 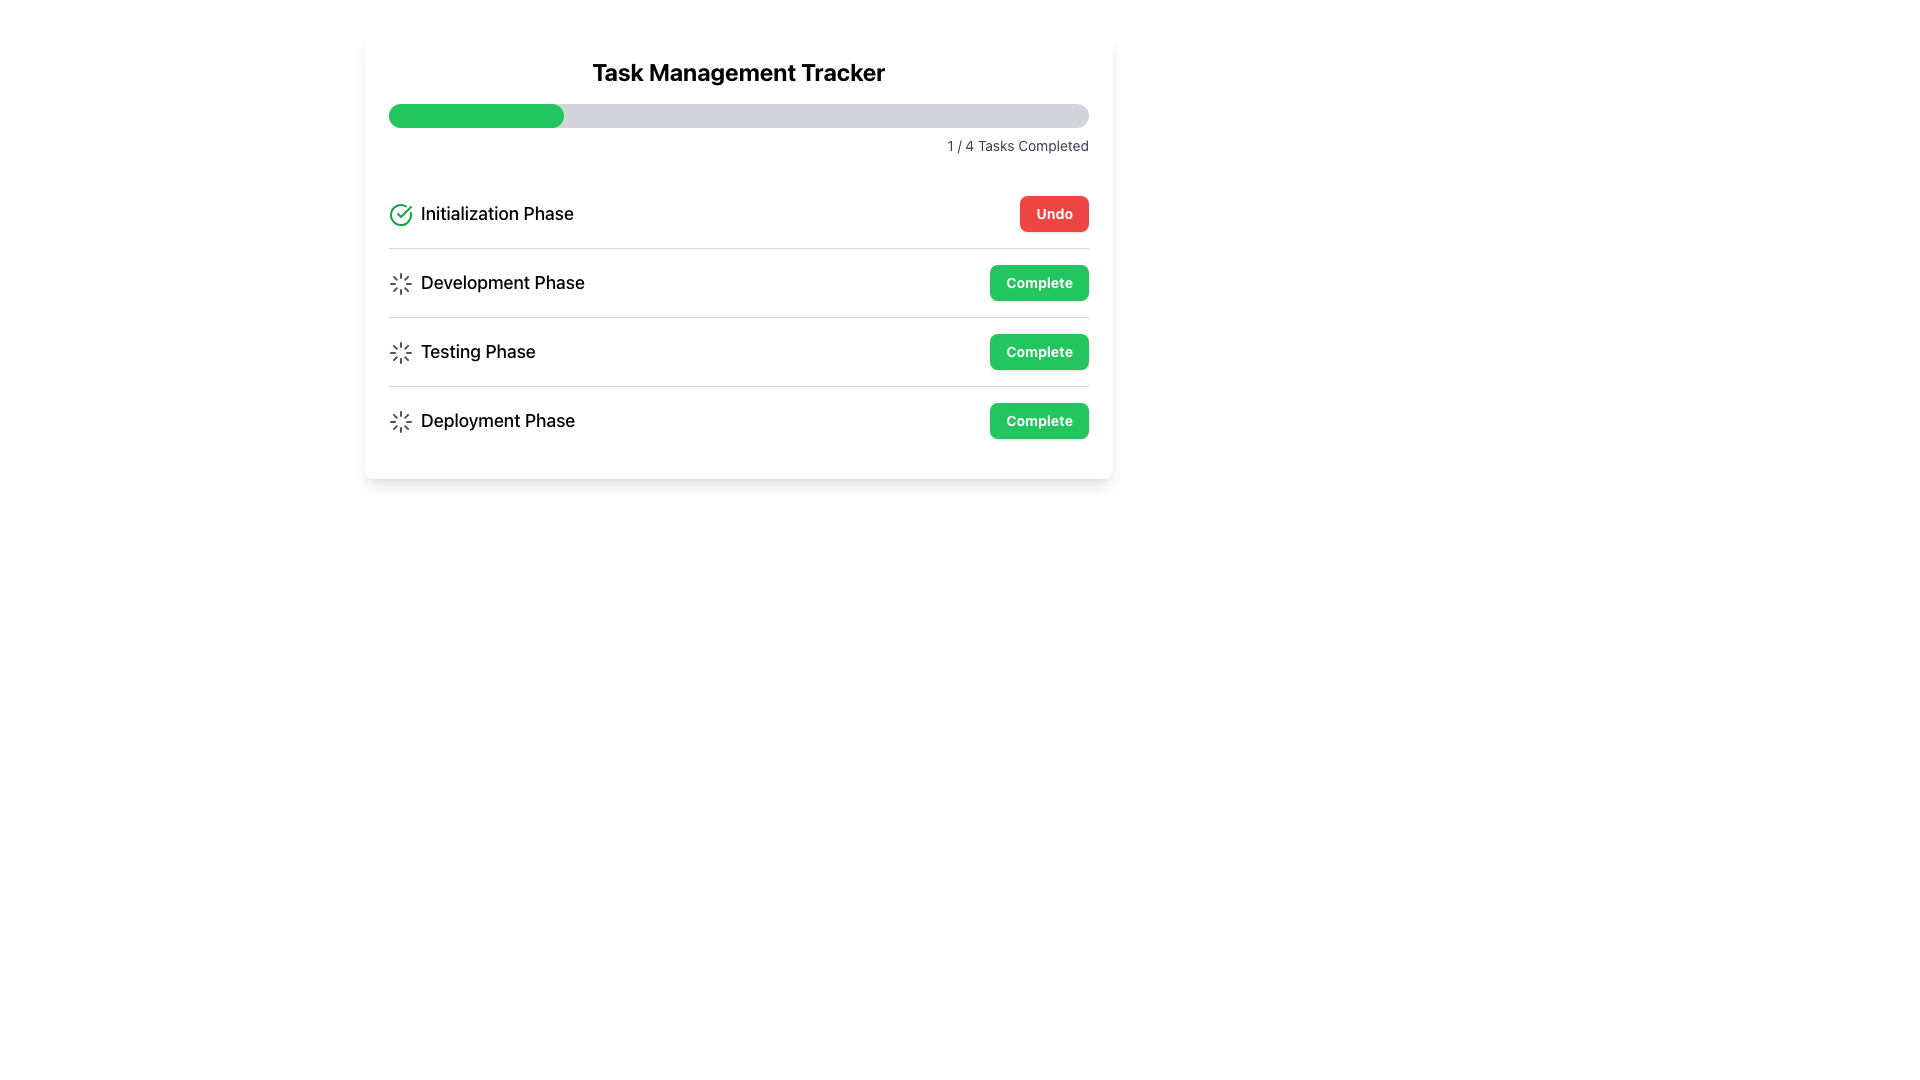 I want to click on the green 'Complete' button with rounded edges located in the far-right corner of its section to trigger a visual effect, so click(x=1039, y=419).